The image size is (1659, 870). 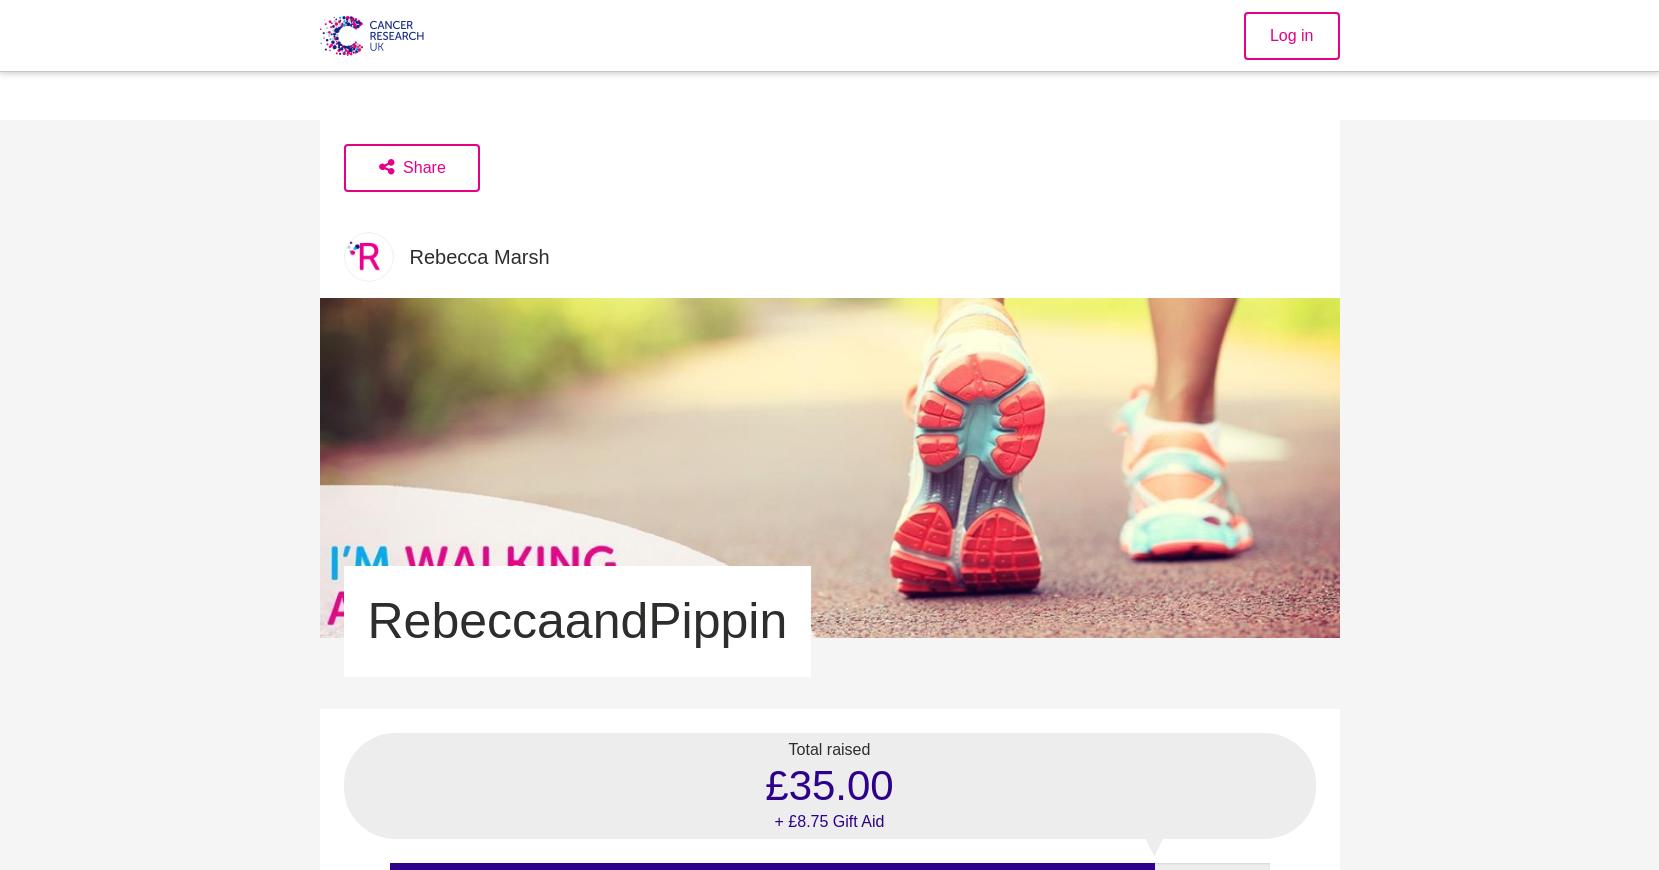 I want to click on 'Share', so click(x=424, y=166).